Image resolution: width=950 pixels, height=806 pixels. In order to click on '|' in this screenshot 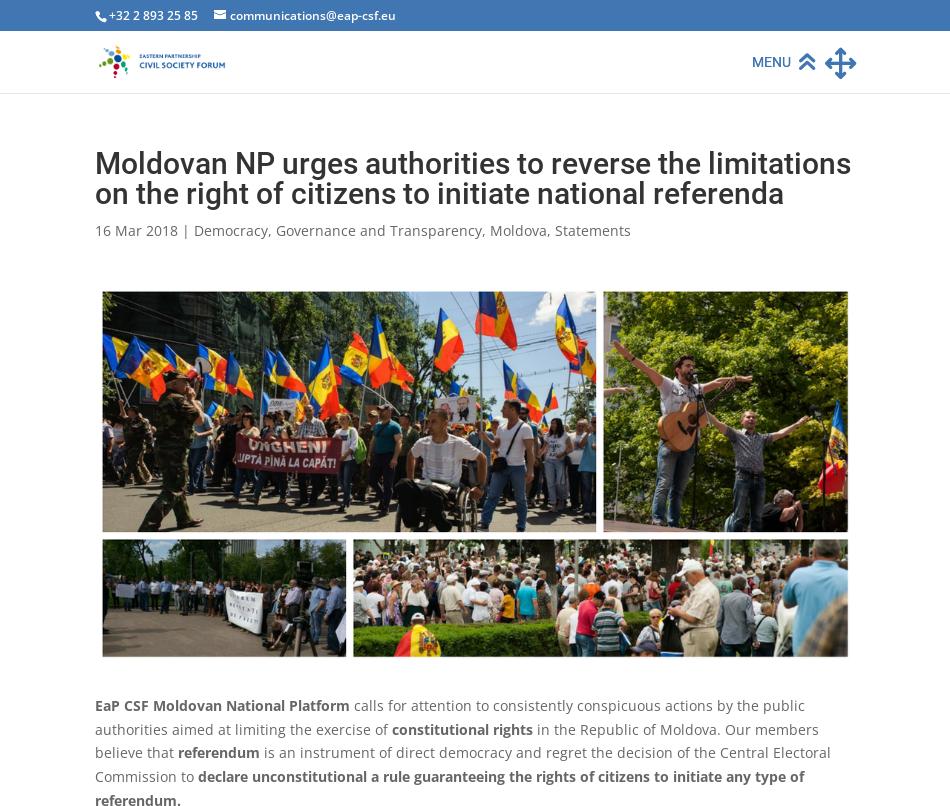, I will do `click(186, 229)`.